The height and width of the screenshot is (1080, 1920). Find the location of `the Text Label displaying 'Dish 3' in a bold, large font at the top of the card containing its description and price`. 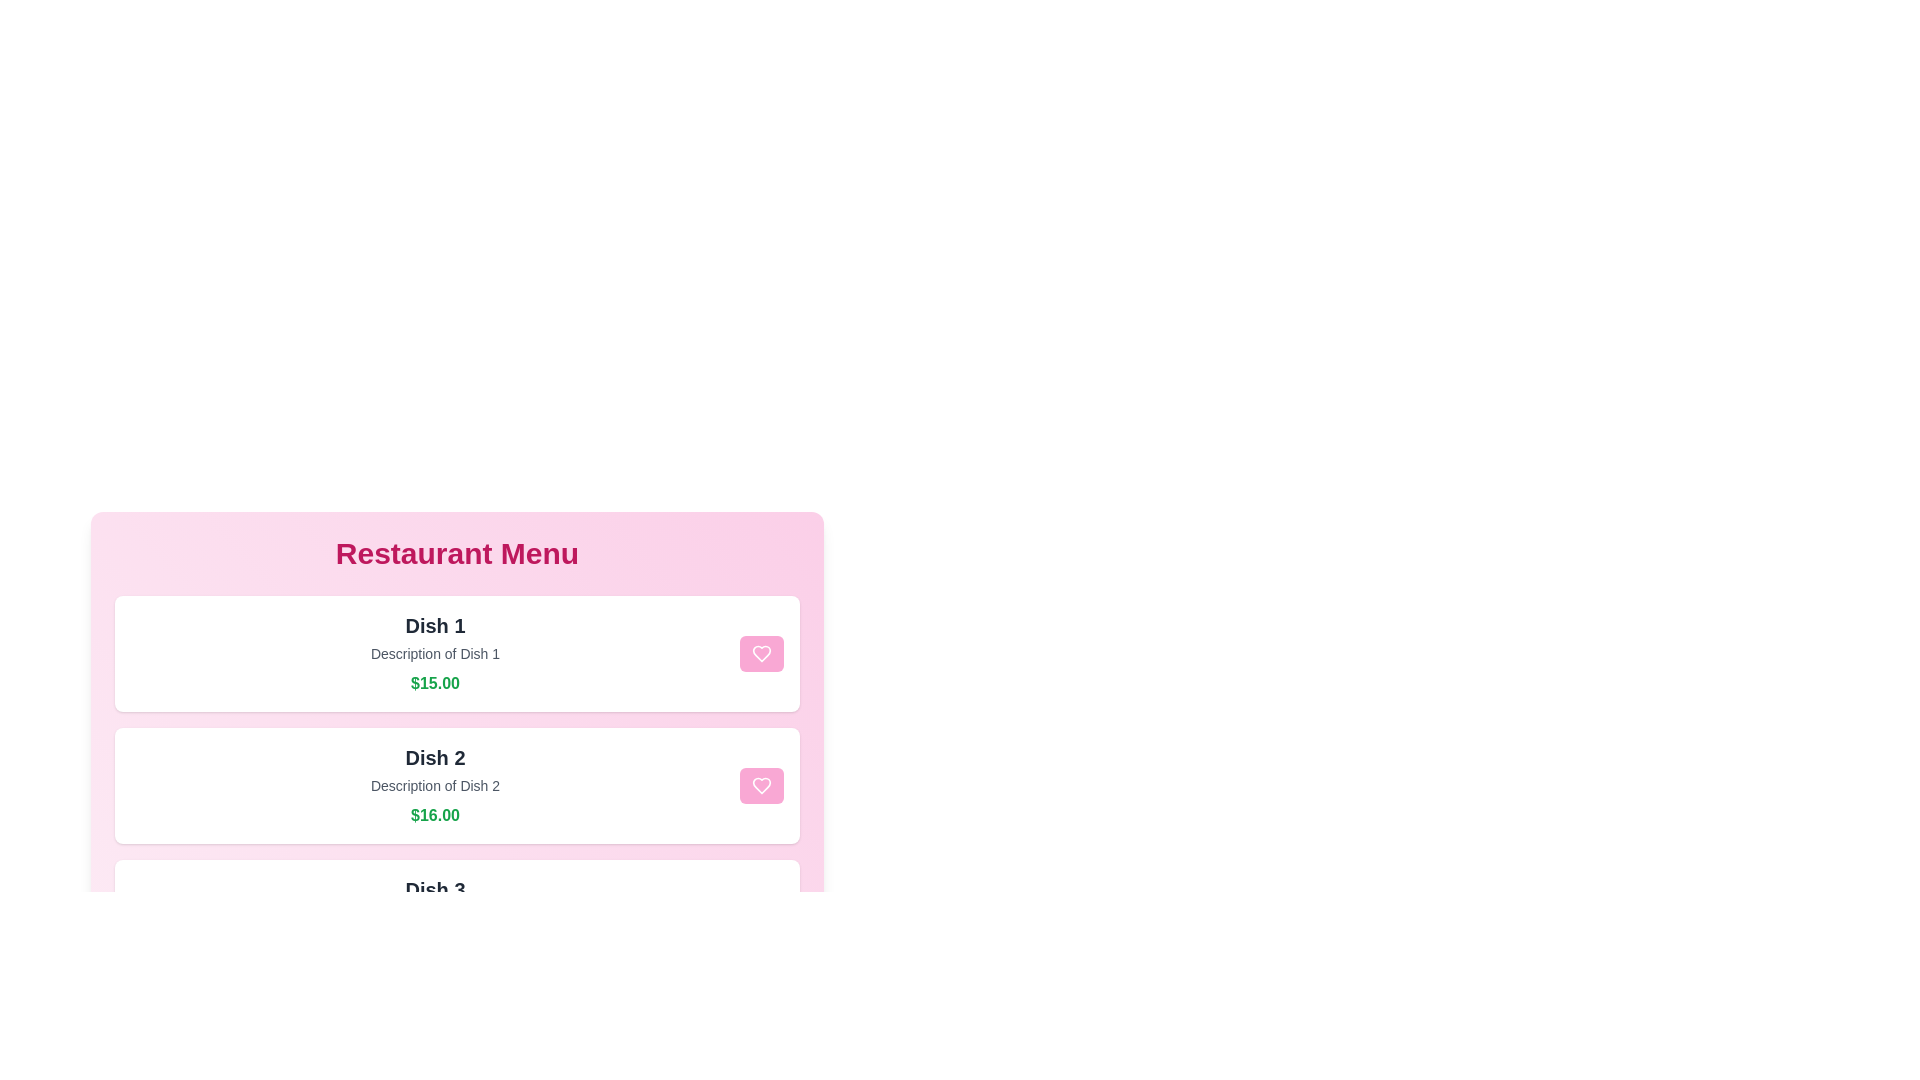

the Text Label displaying 'Dish 3' in a bold, large font at the top of the card containing its description and price is located at coordinates (434, 889).